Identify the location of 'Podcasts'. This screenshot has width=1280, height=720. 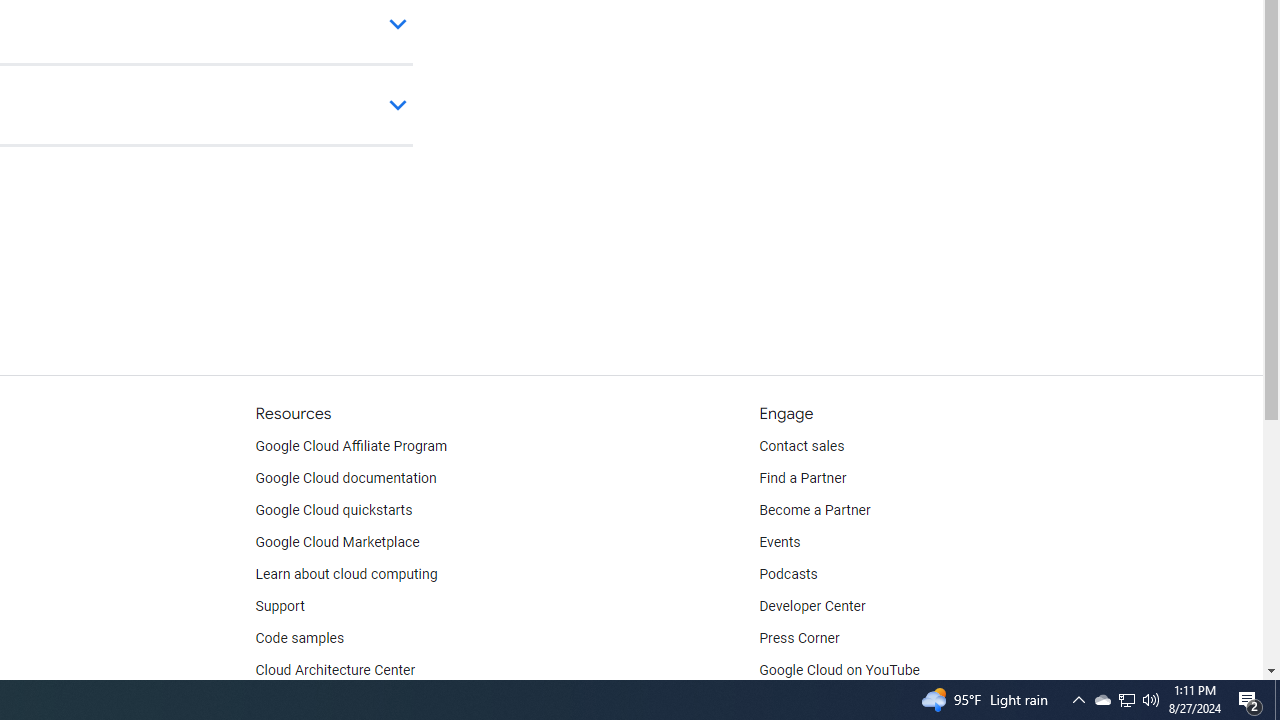
(787, 574).